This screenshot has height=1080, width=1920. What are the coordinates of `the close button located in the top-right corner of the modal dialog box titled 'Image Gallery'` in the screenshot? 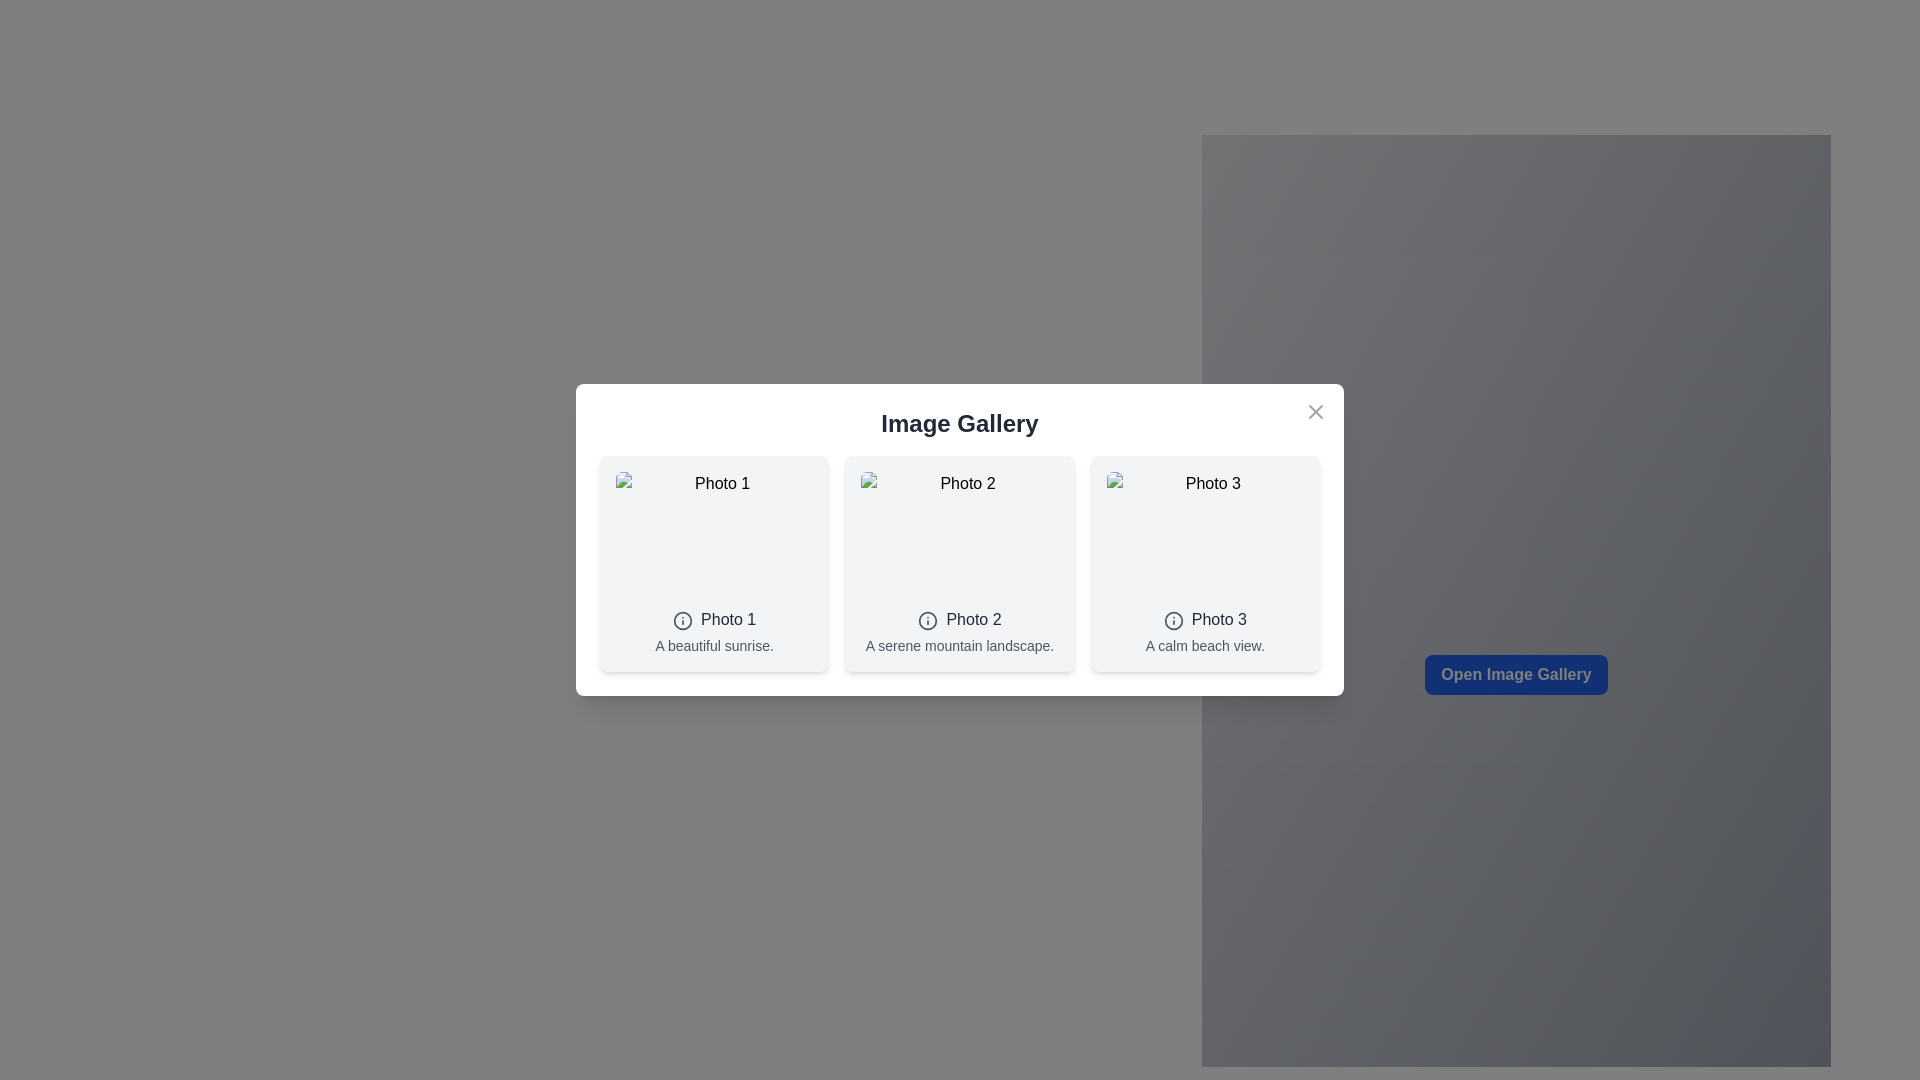 It's located at (1315, 411).